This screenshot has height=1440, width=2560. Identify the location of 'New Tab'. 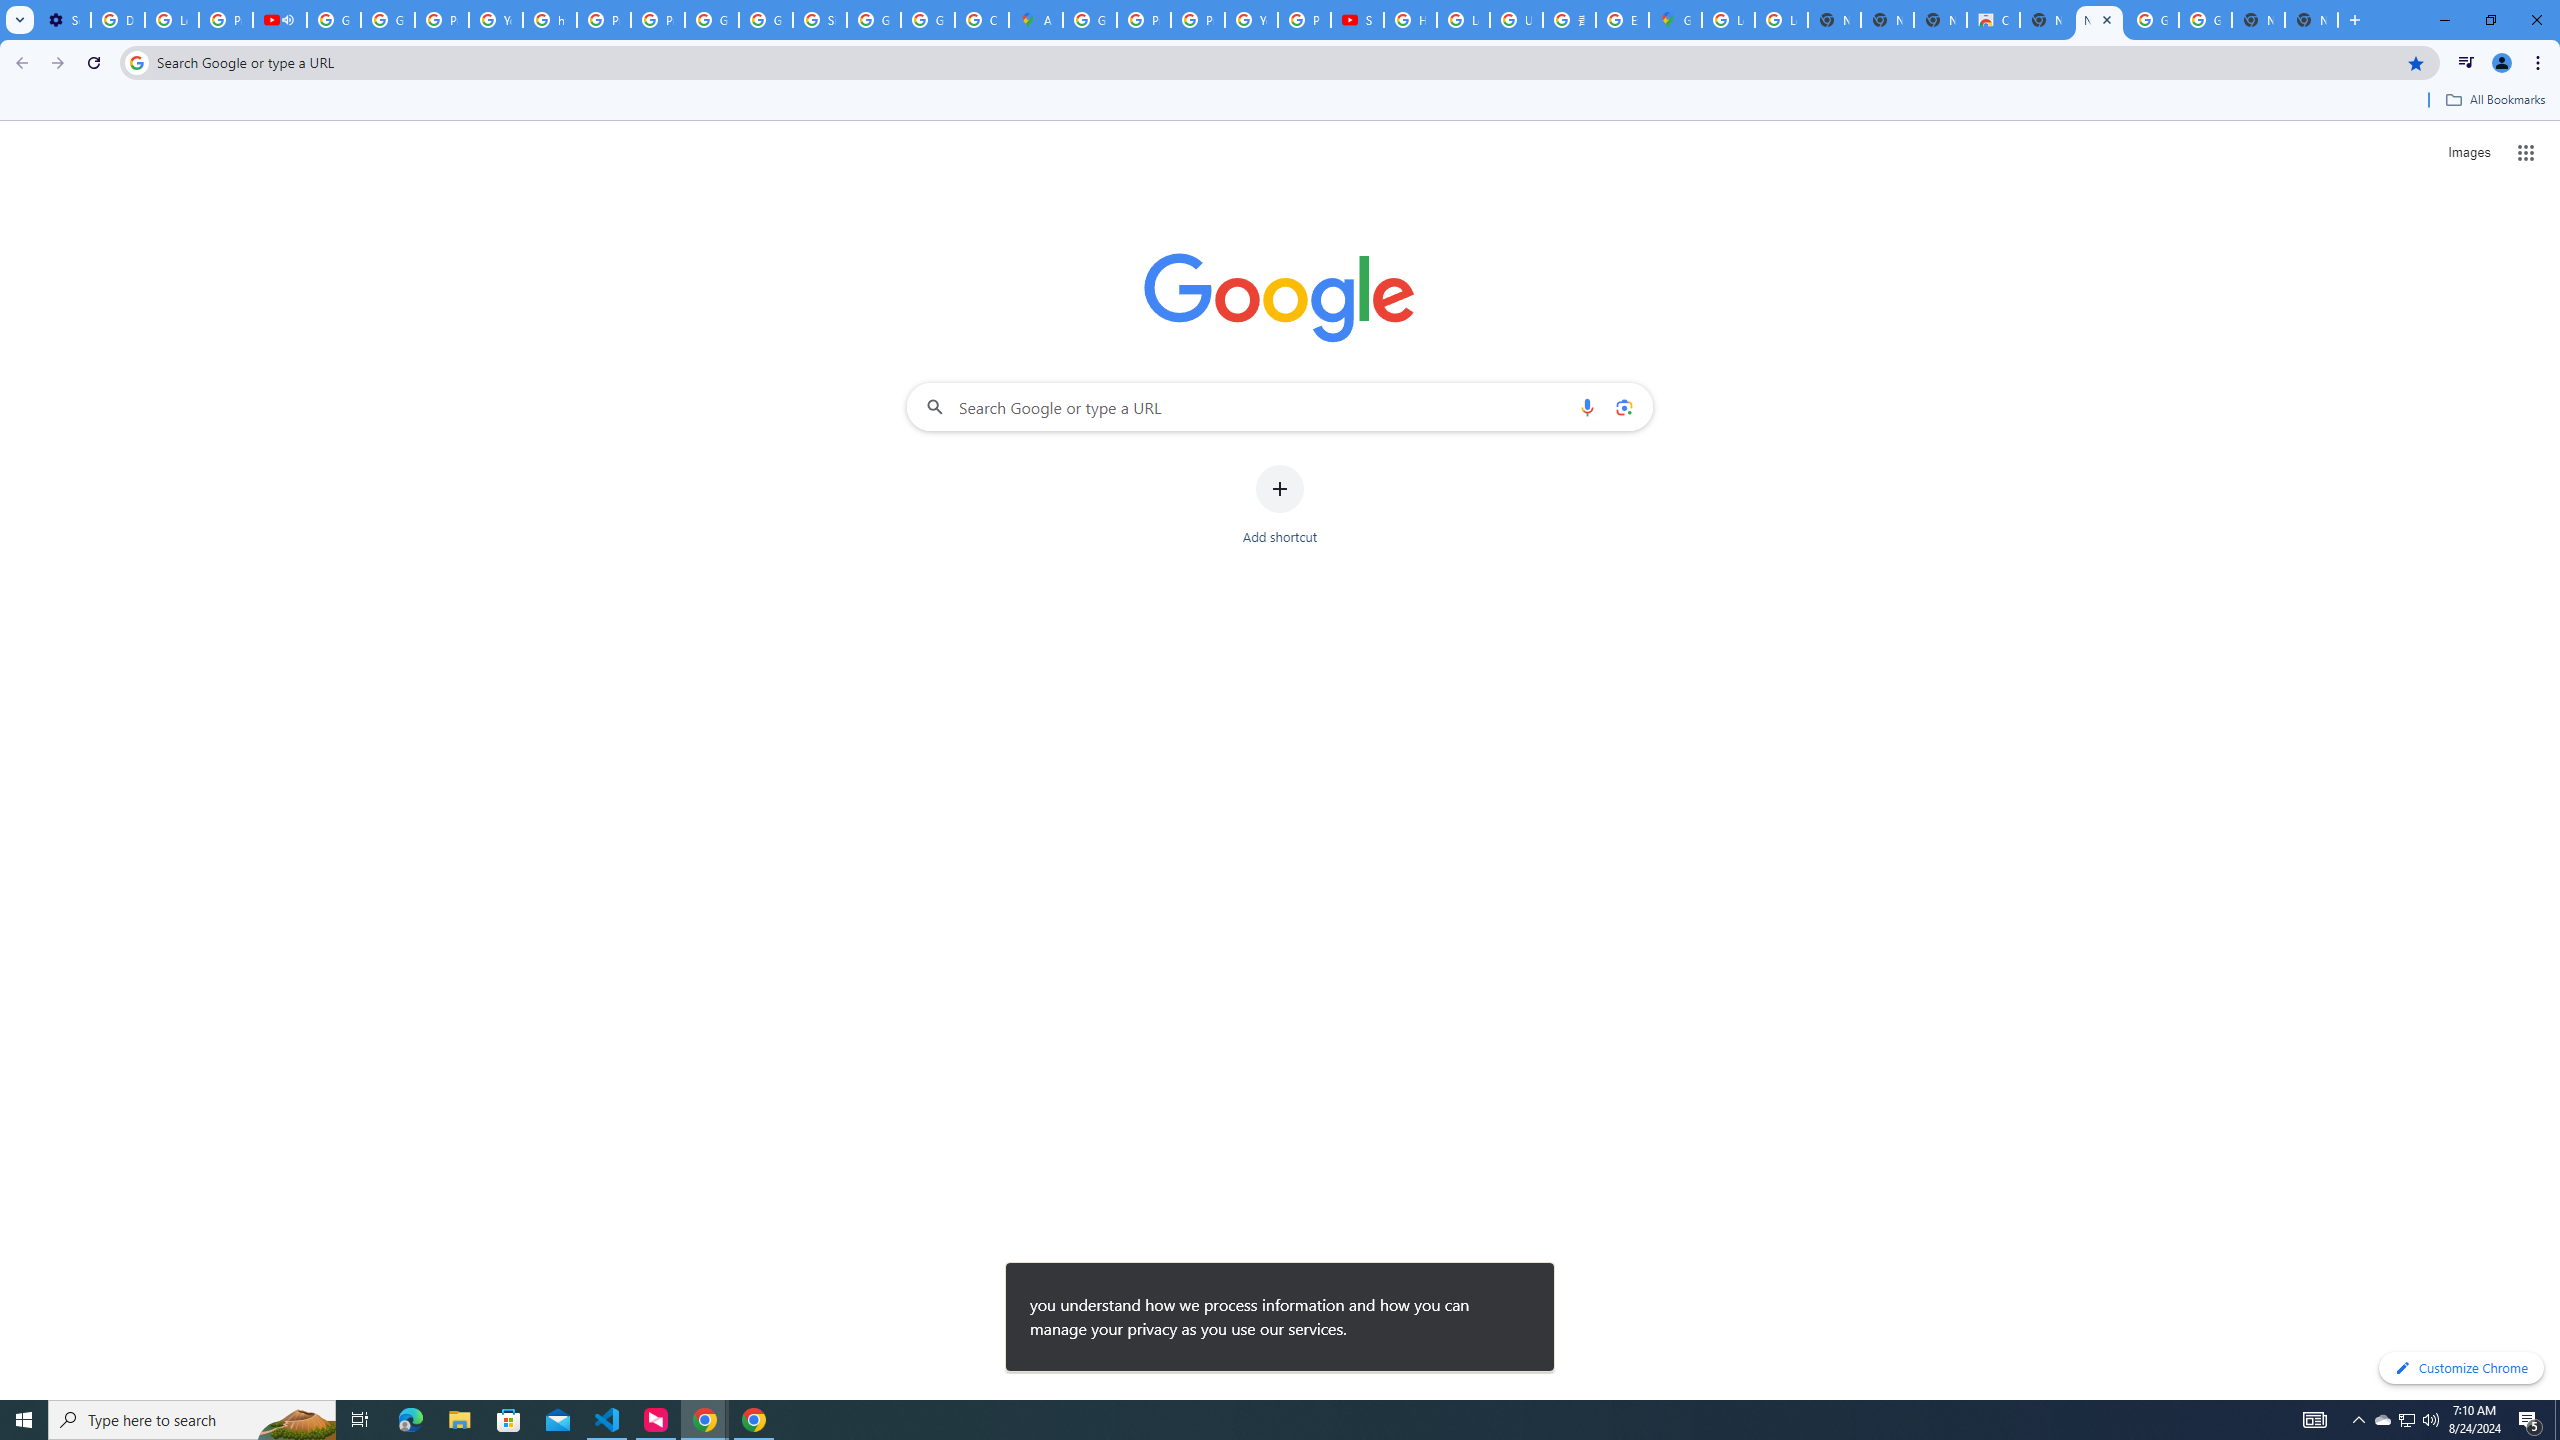
(2311, 19).